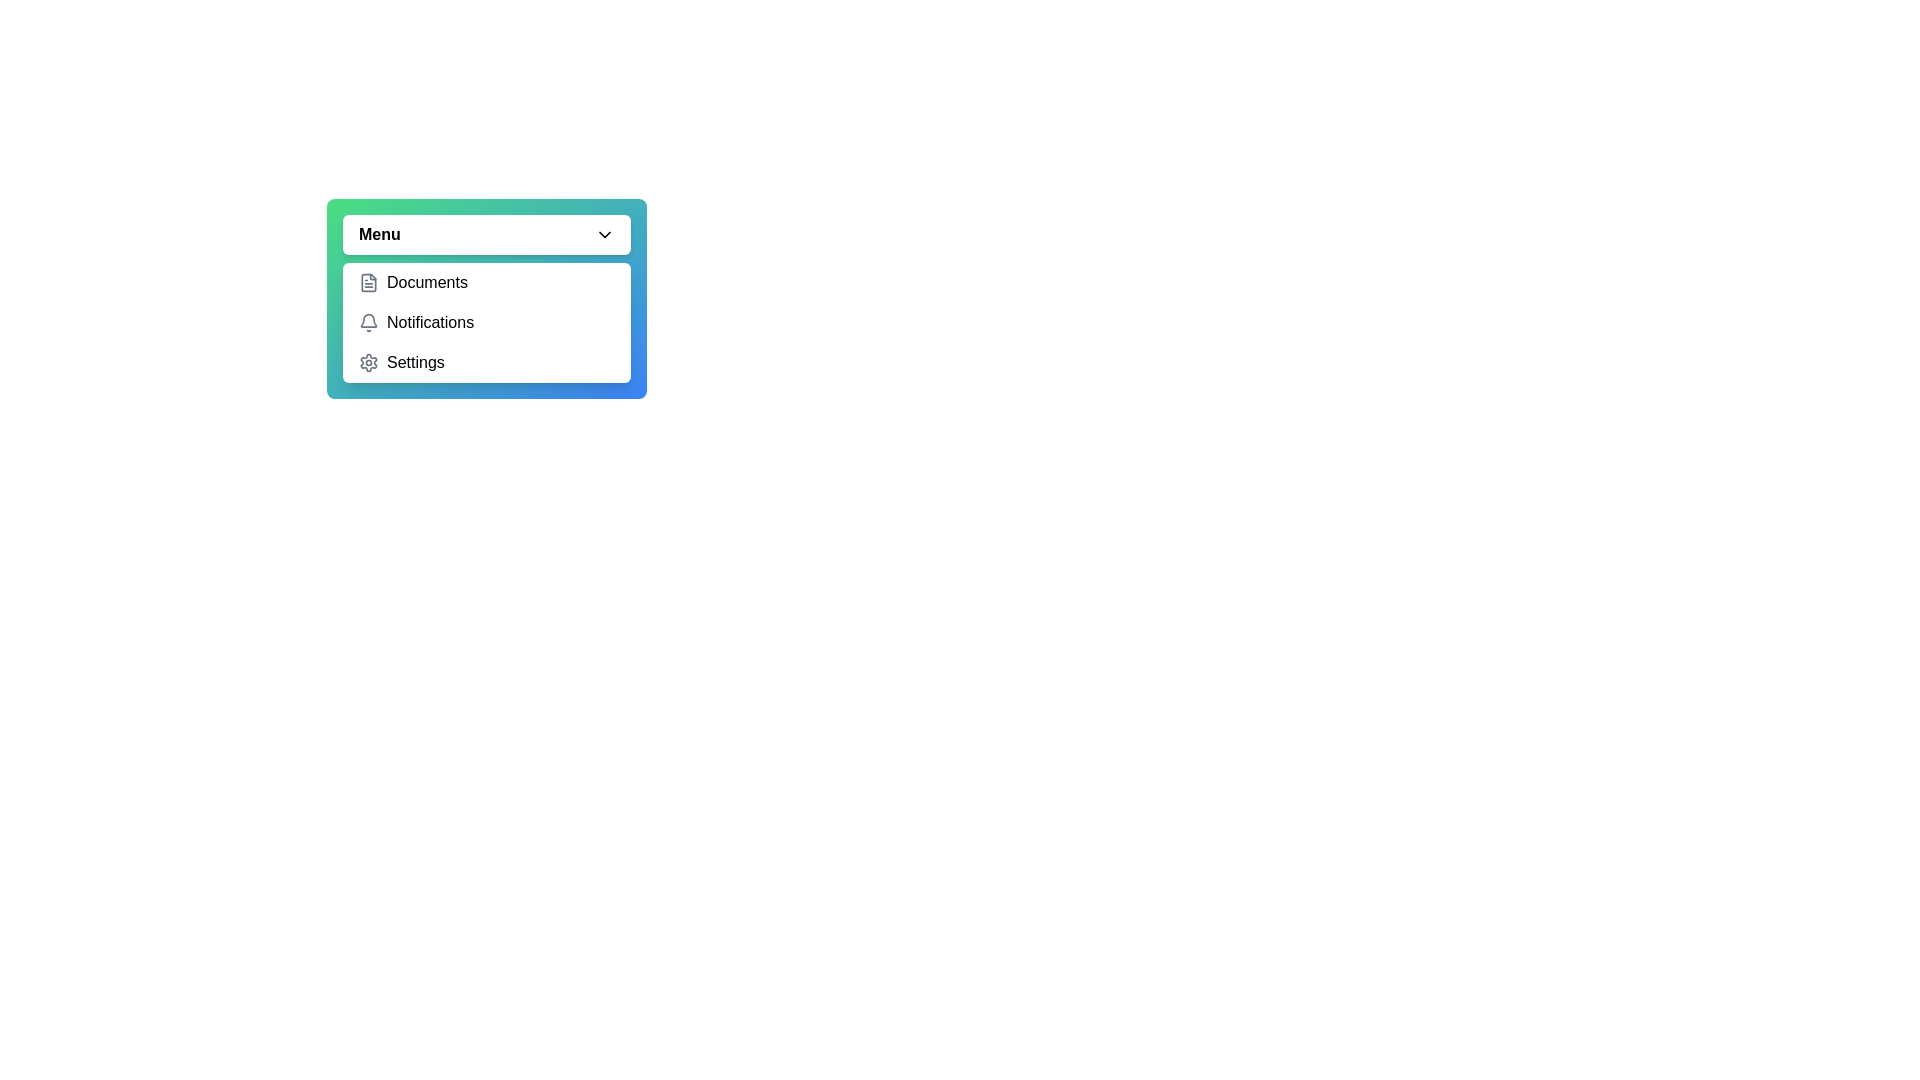 This screenshot has width=1920, height=1080. What do you see at coordinates (486, 322) in the screenshot?
I see `outside the dropdown menu containing options 'Documents', 'Notifications', and 'Settings'` at bounding box center [486, 322].